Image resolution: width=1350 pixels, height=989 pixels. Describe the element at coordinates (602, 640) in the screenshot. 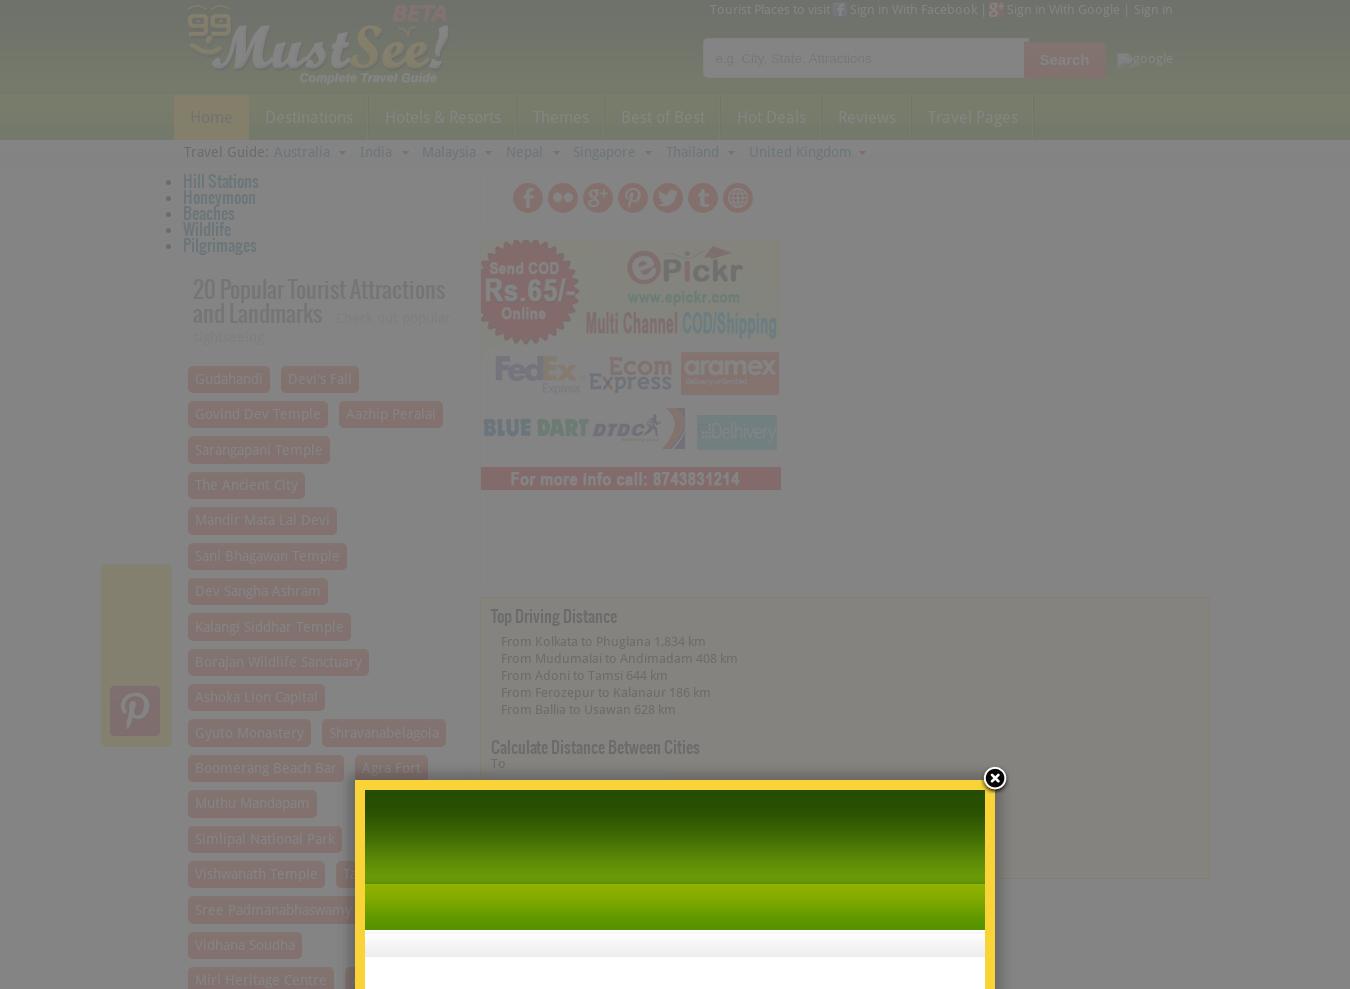

I see `'From Kolkata to Phuglana  1,834 km'` at that location.